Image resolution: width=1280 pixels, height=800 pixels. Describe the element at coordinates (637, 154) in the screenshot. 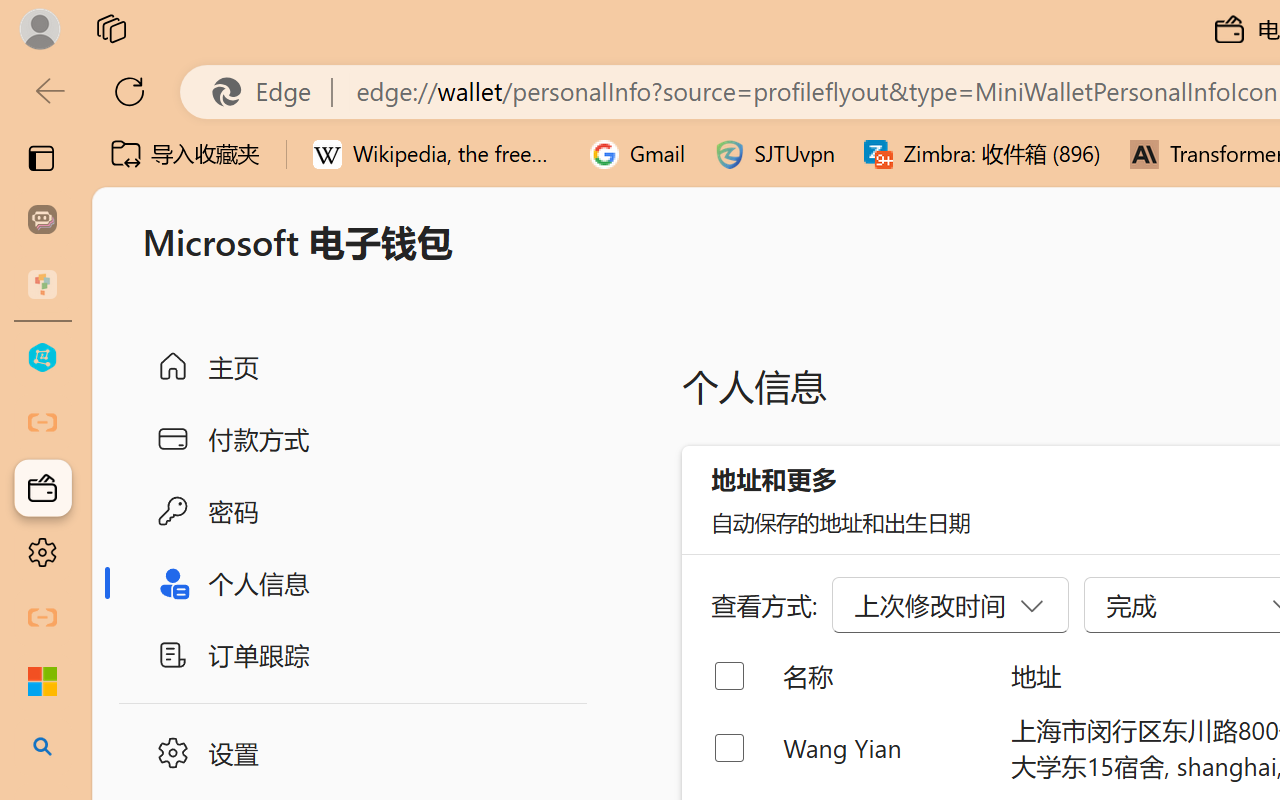

I see `'Gmail'` at that location.